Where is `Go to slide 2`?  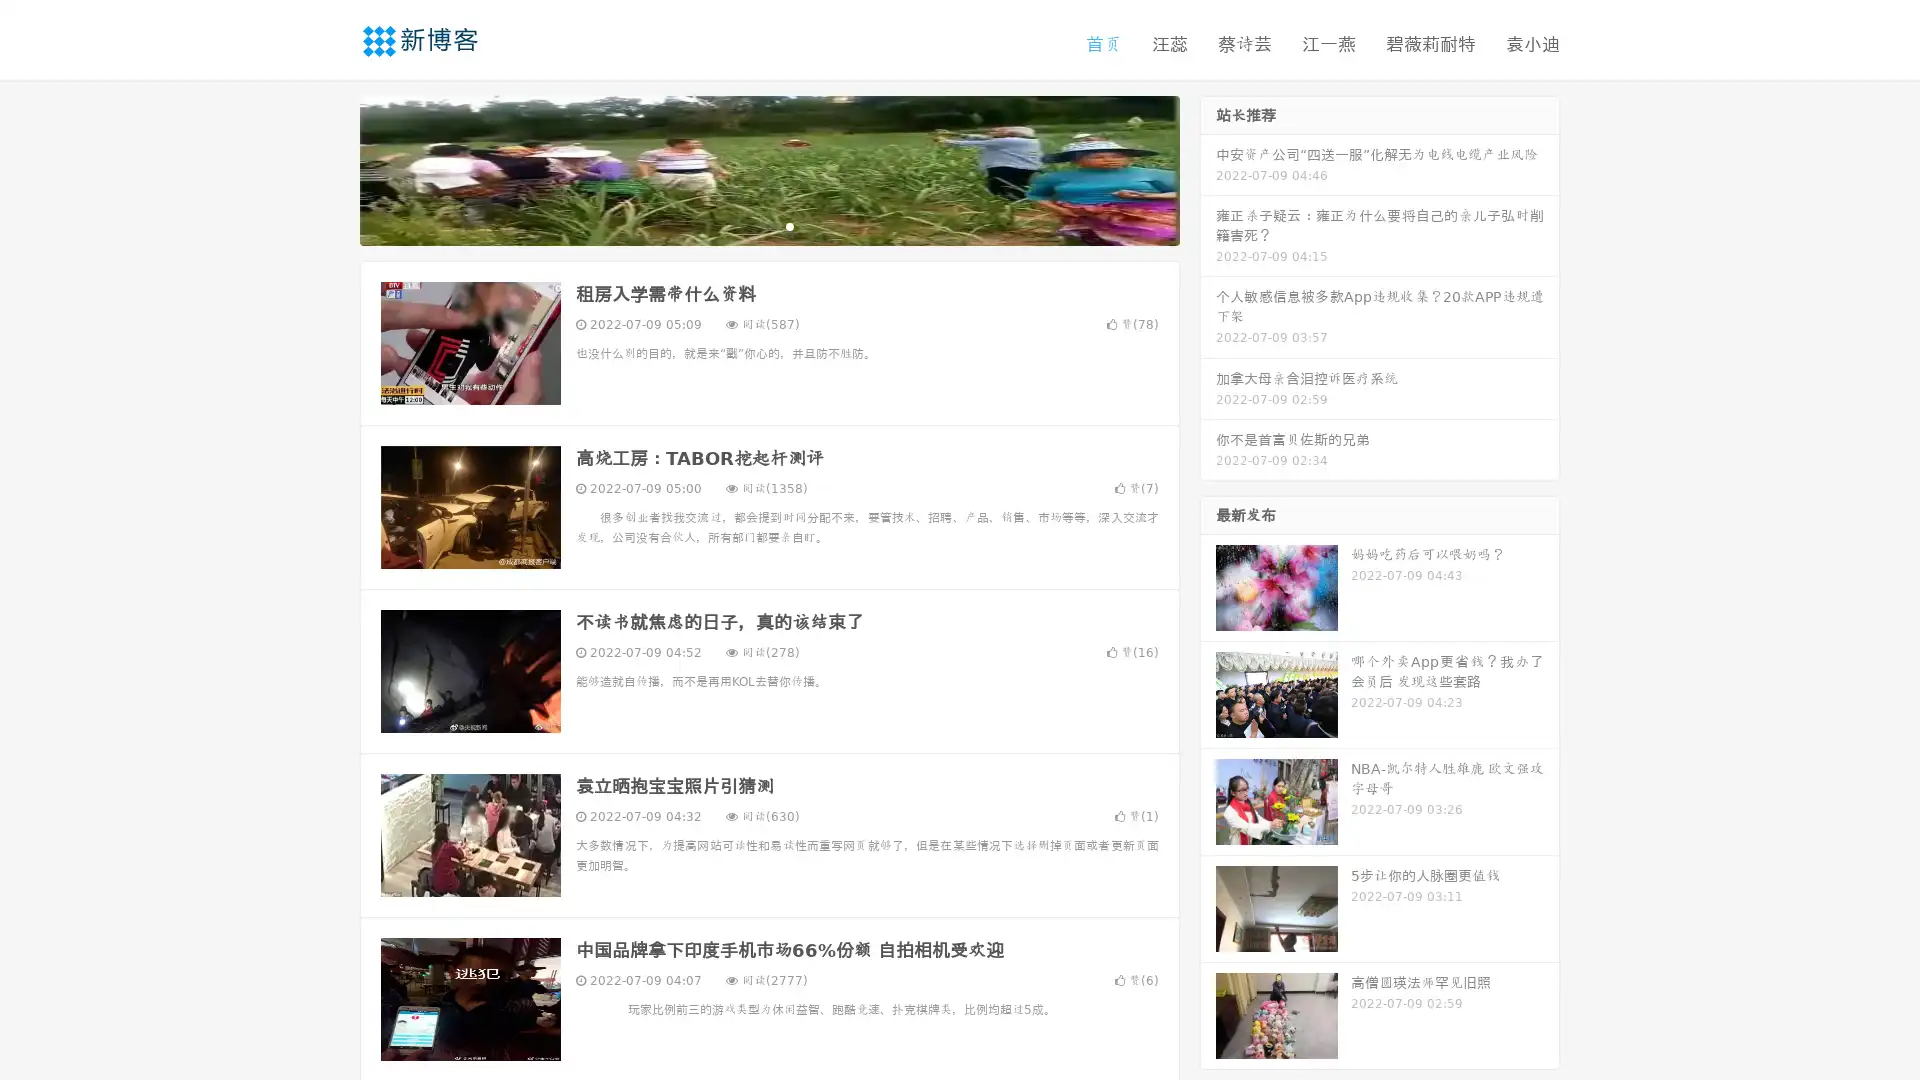 Go to slide 2 is located at coordinates (768, 225).